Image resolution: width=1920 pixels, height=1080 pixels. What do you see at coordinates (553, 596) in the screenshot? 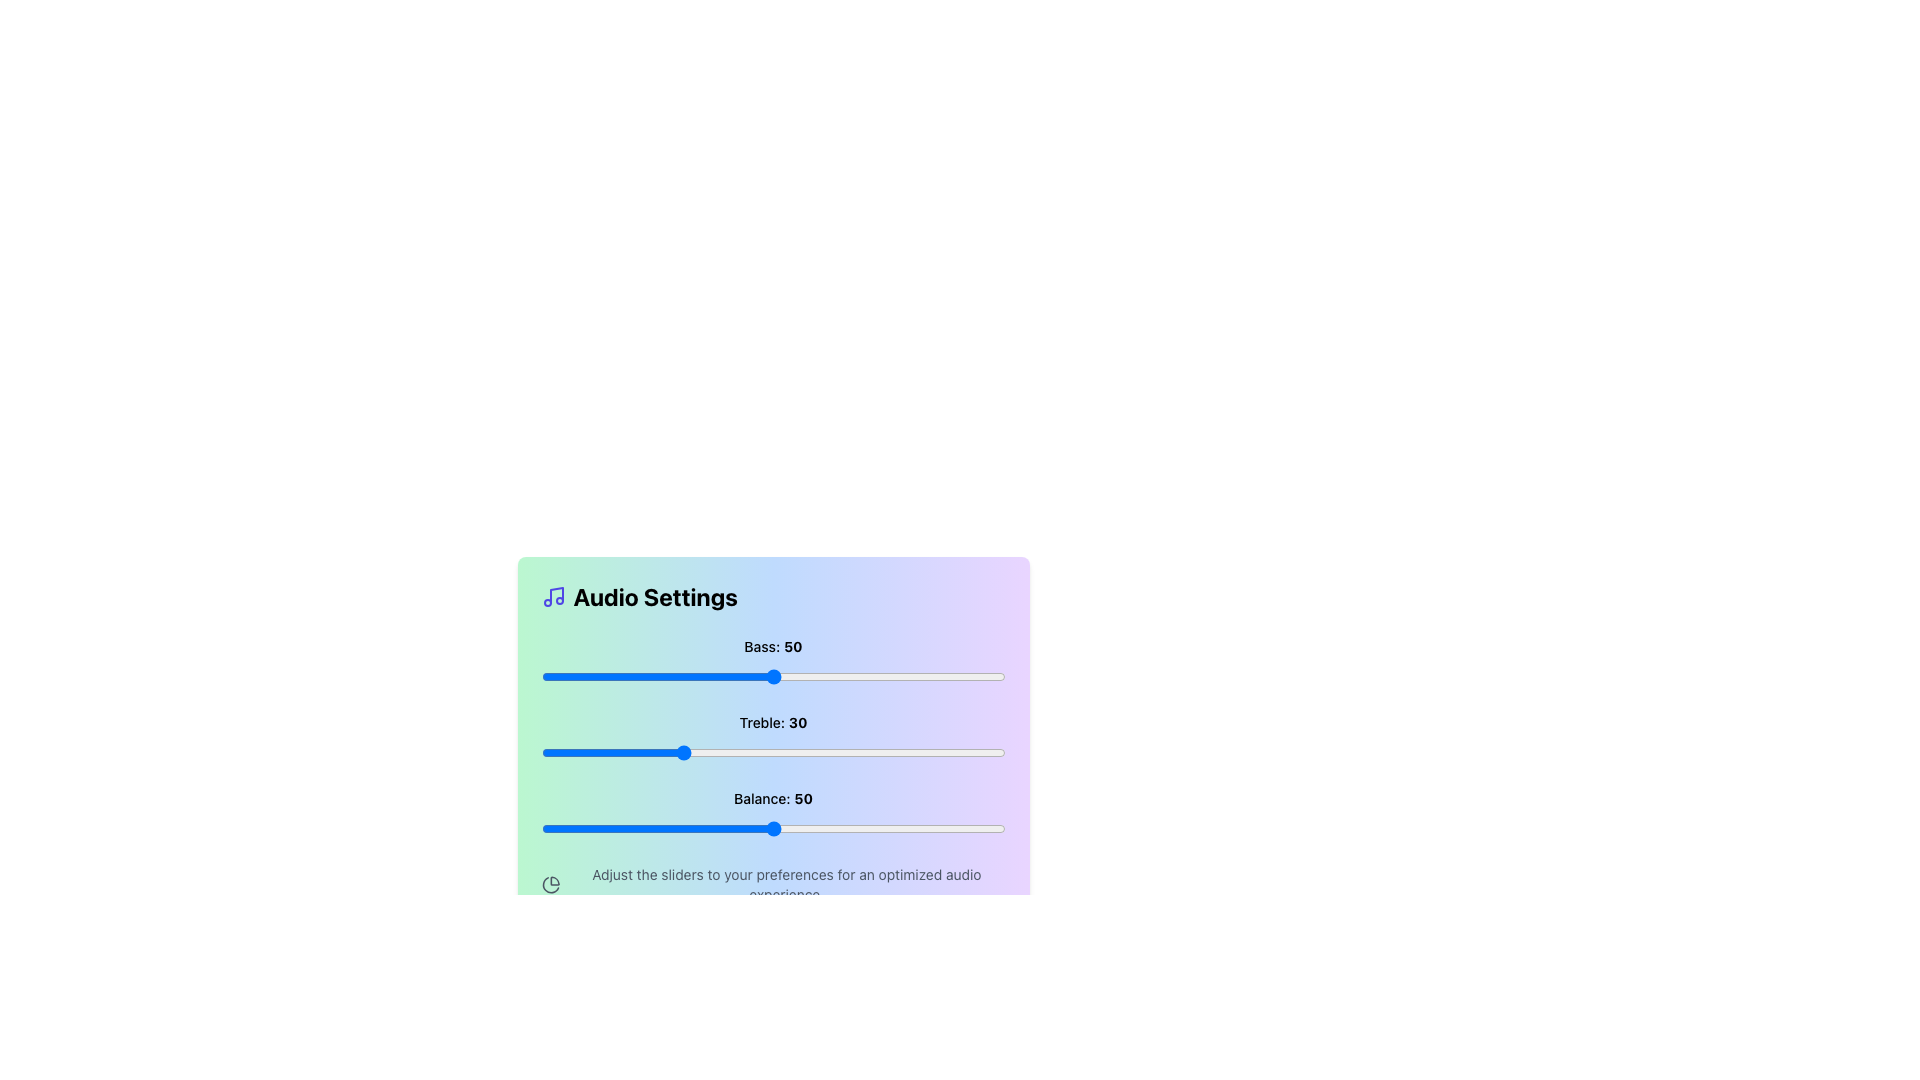
I see `the music note icon with a blue outline located to the left of the 'Audio Settings' text in the title area` at bounding box center [553, 596].